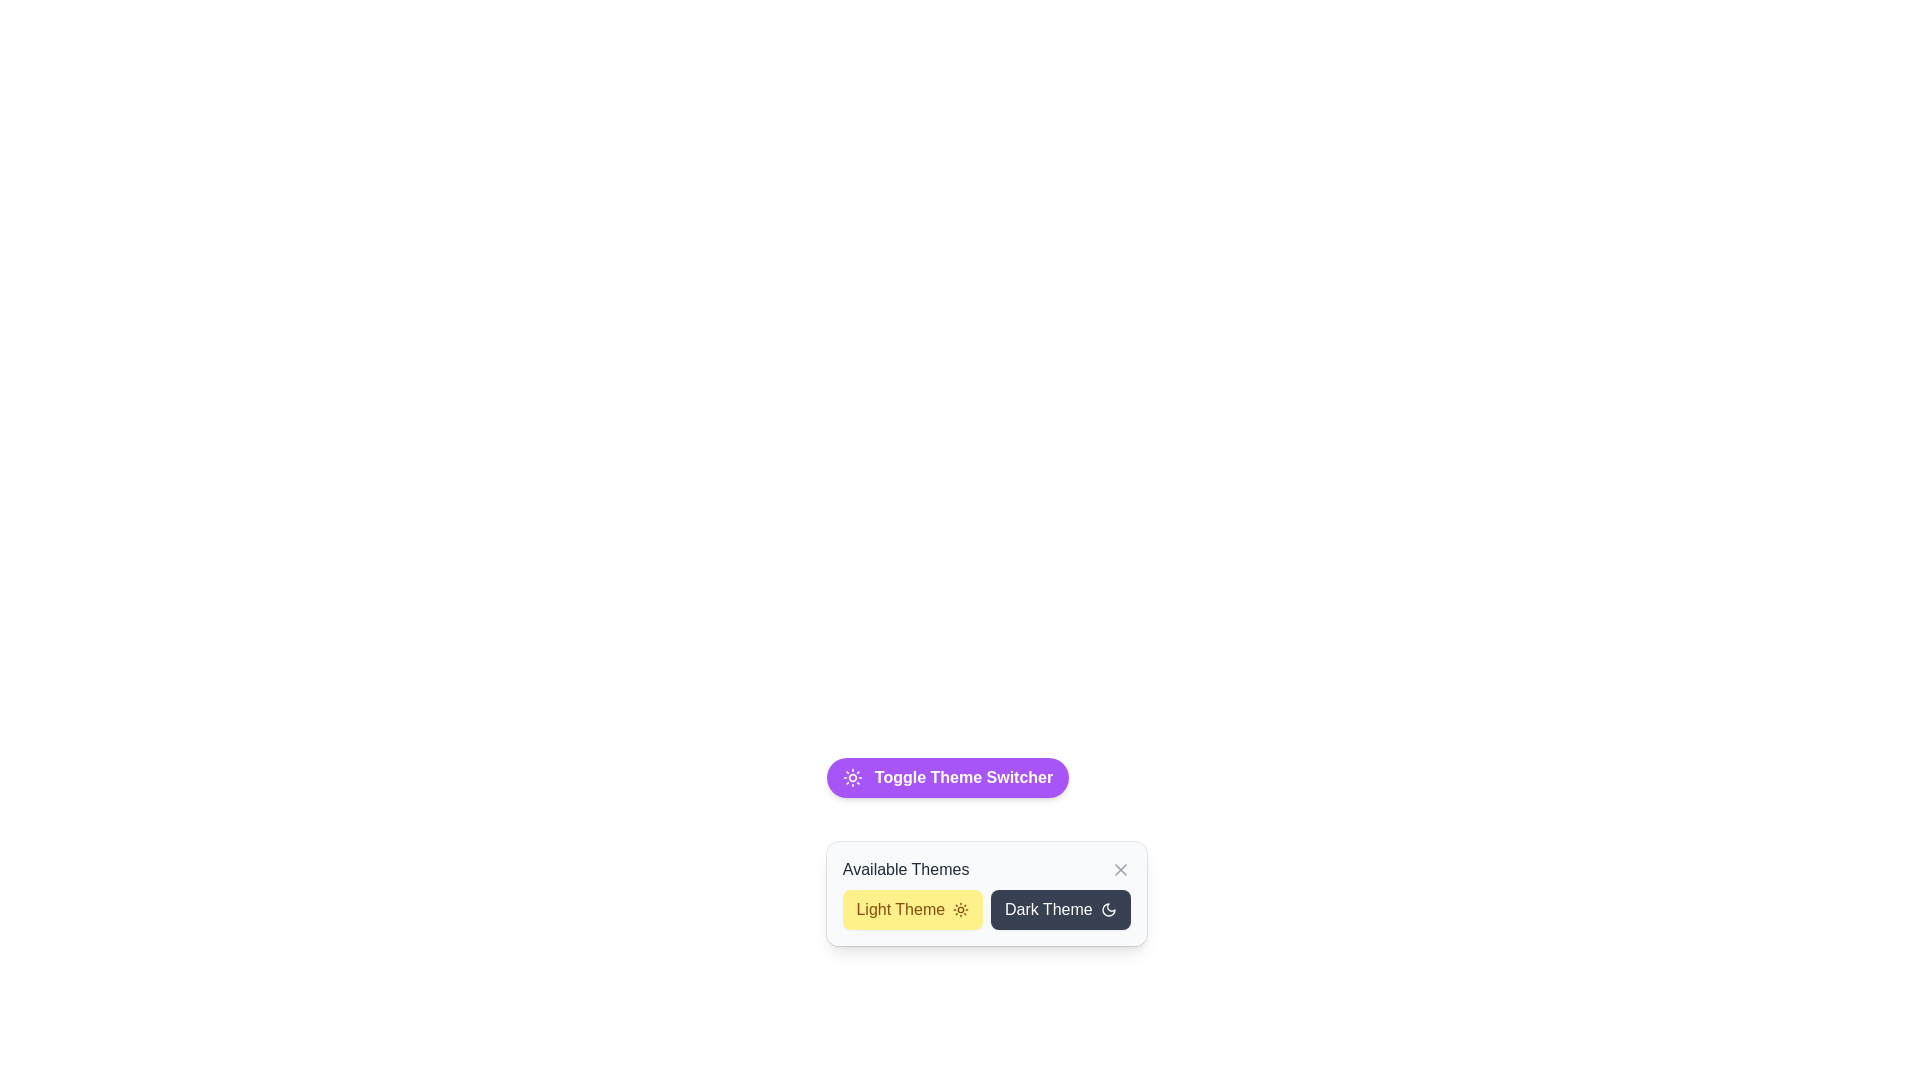 The height and width of the screenshot is (1080, 1920). Describe the element at coordinates (947, 777) in the screenshot. I see `the 'Toggle Theme Switcher' button, which is a horizontally rectangular button with a vibrant purple background and white text` at that location.